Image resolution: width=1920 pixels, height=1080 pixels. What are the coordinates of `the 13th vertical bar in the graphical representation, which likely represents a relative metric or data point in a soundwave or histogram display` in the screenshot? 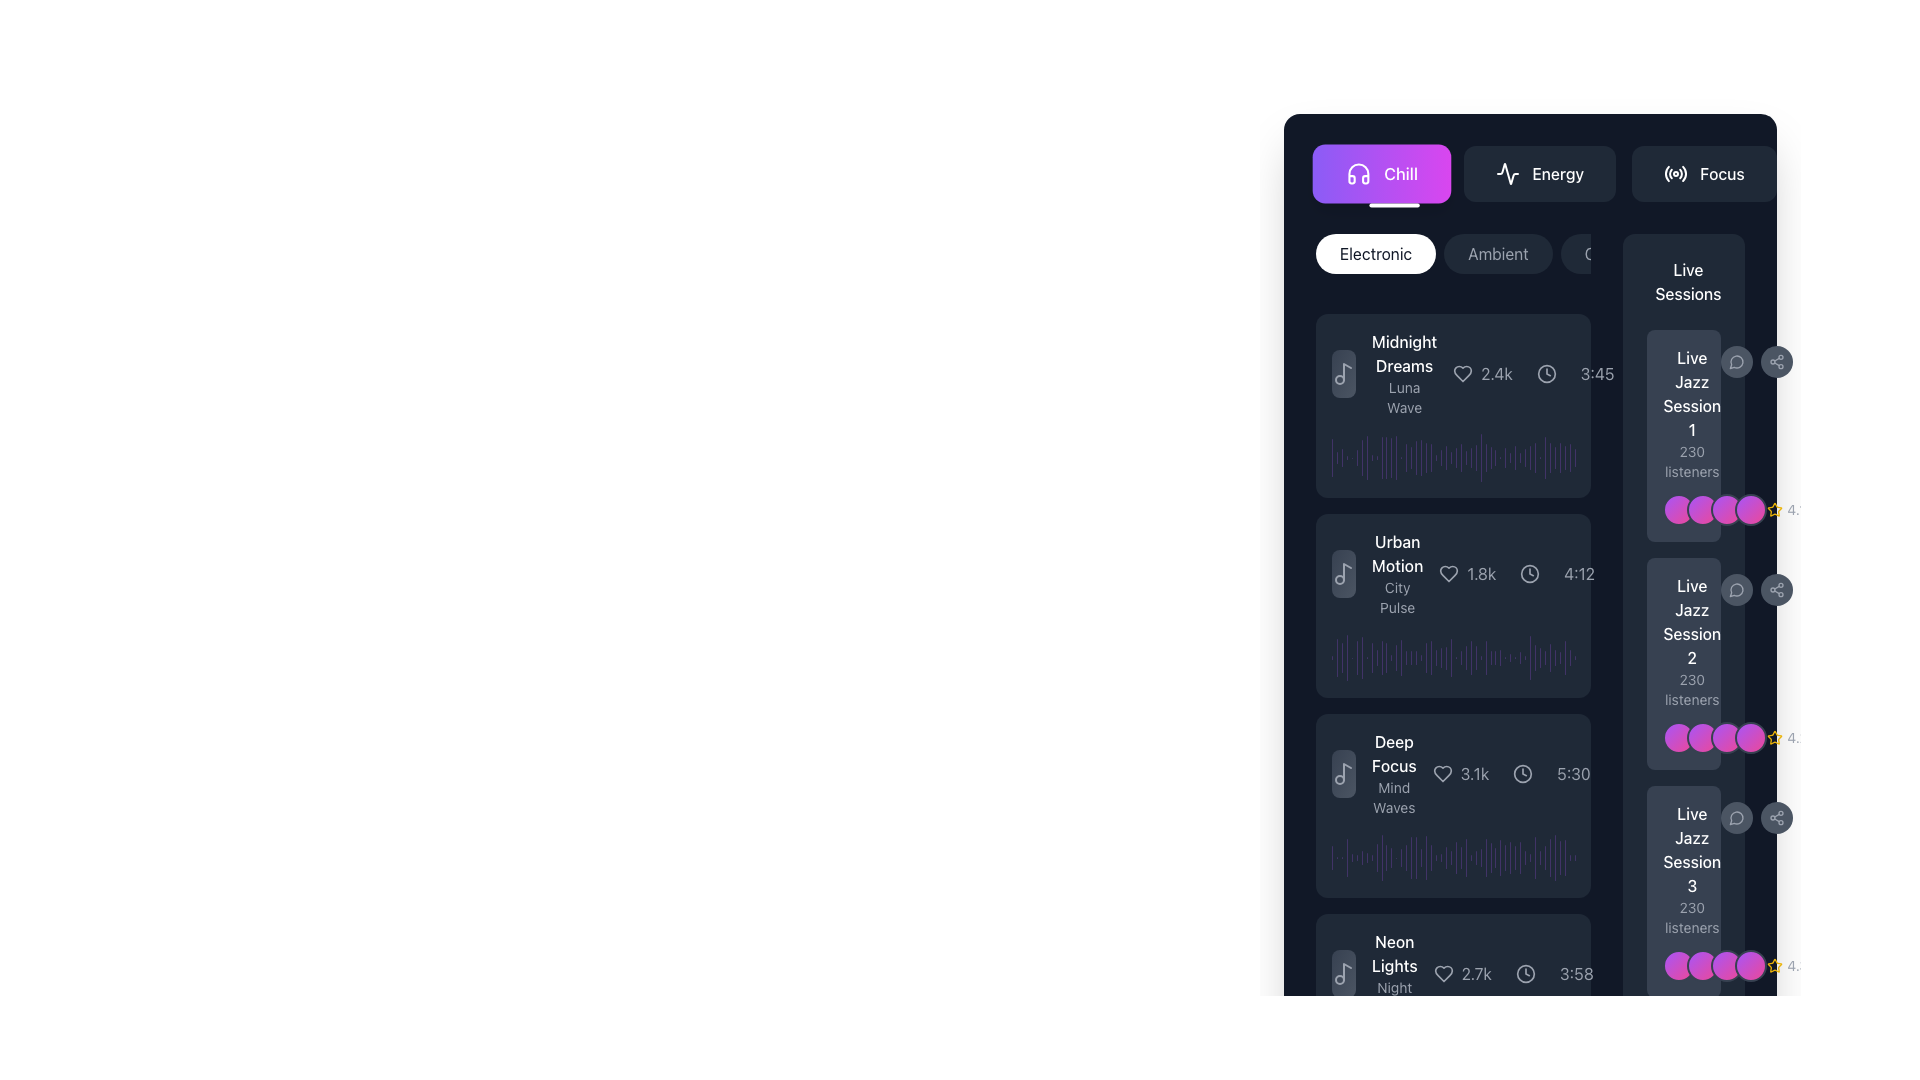 It's located at (1391, 856).